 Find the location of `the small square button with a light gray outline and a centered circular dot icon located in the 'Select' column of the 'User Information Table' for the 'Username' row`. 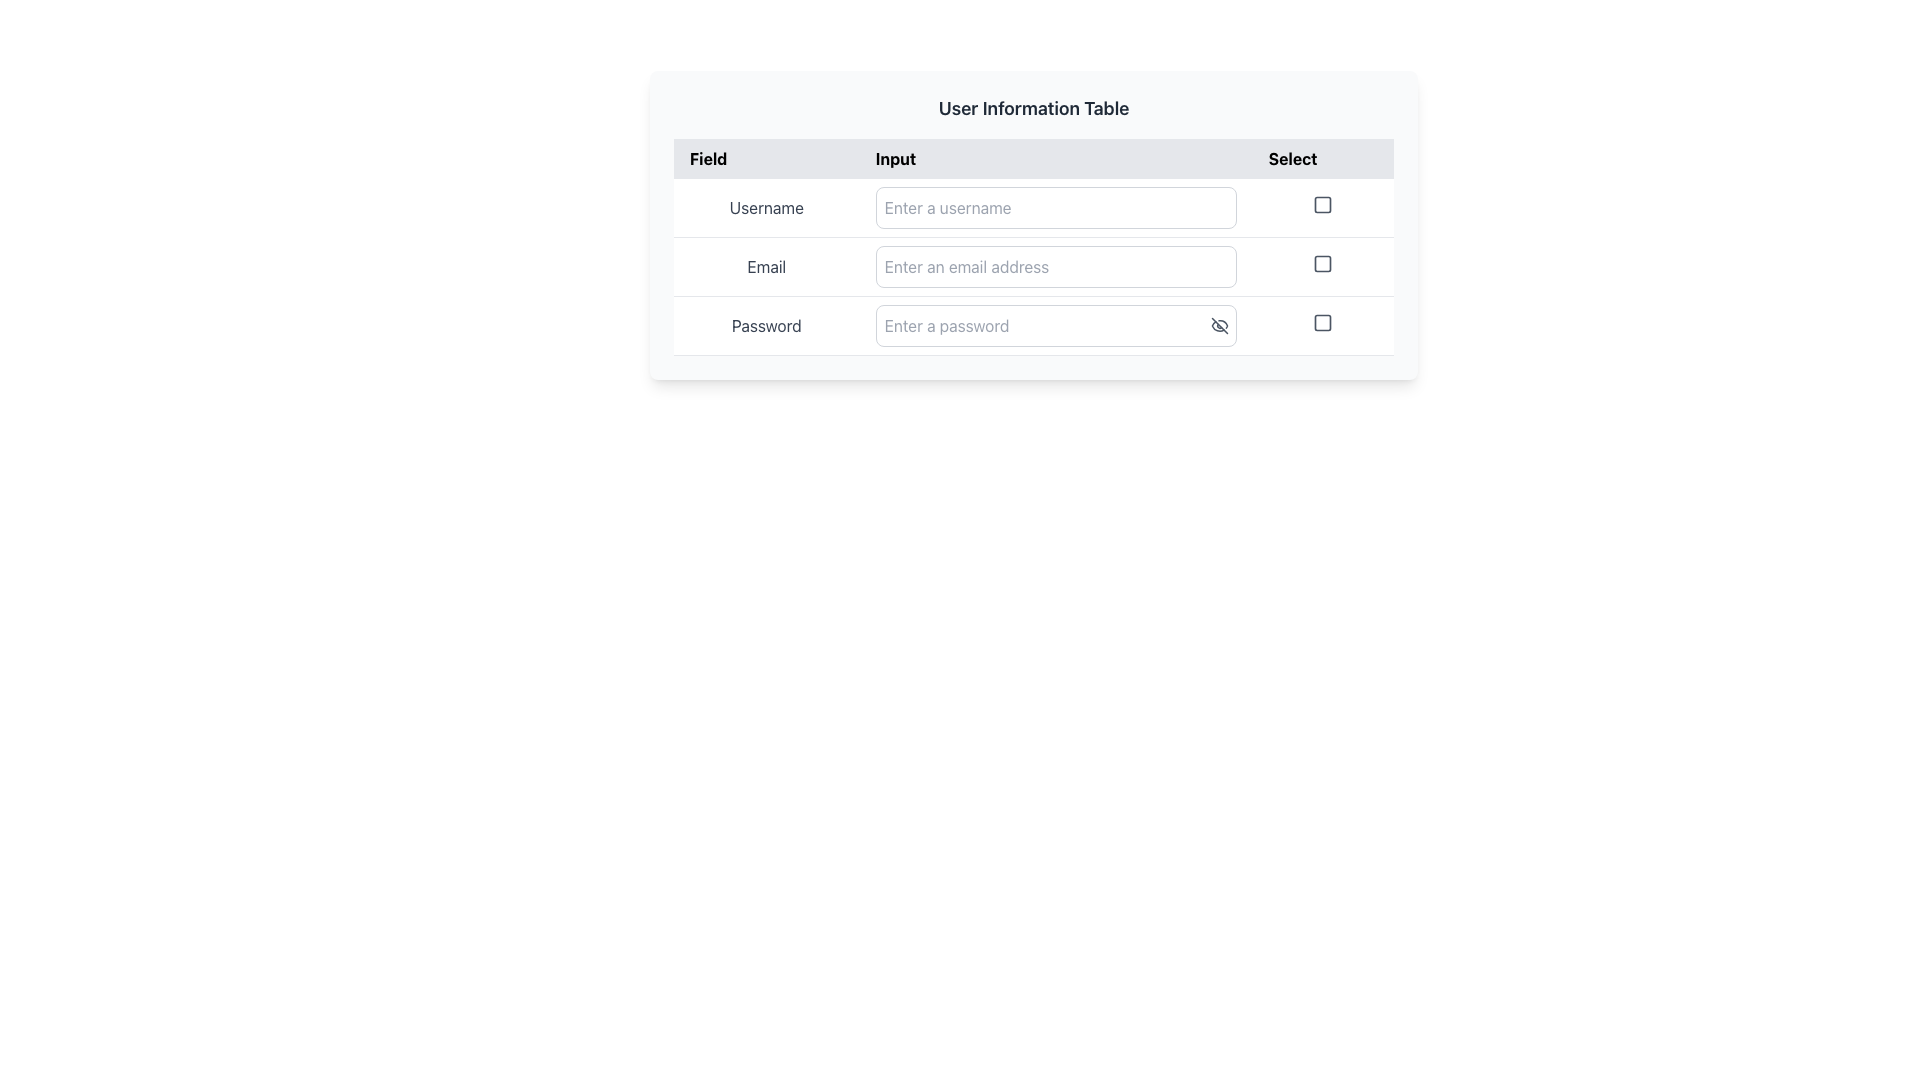

the small square button with a light gray outline and a centered circular dot icon located in the 'Select' column of the 'User Information Table' for the 'Username' row is located at coordinates (1323, 204).